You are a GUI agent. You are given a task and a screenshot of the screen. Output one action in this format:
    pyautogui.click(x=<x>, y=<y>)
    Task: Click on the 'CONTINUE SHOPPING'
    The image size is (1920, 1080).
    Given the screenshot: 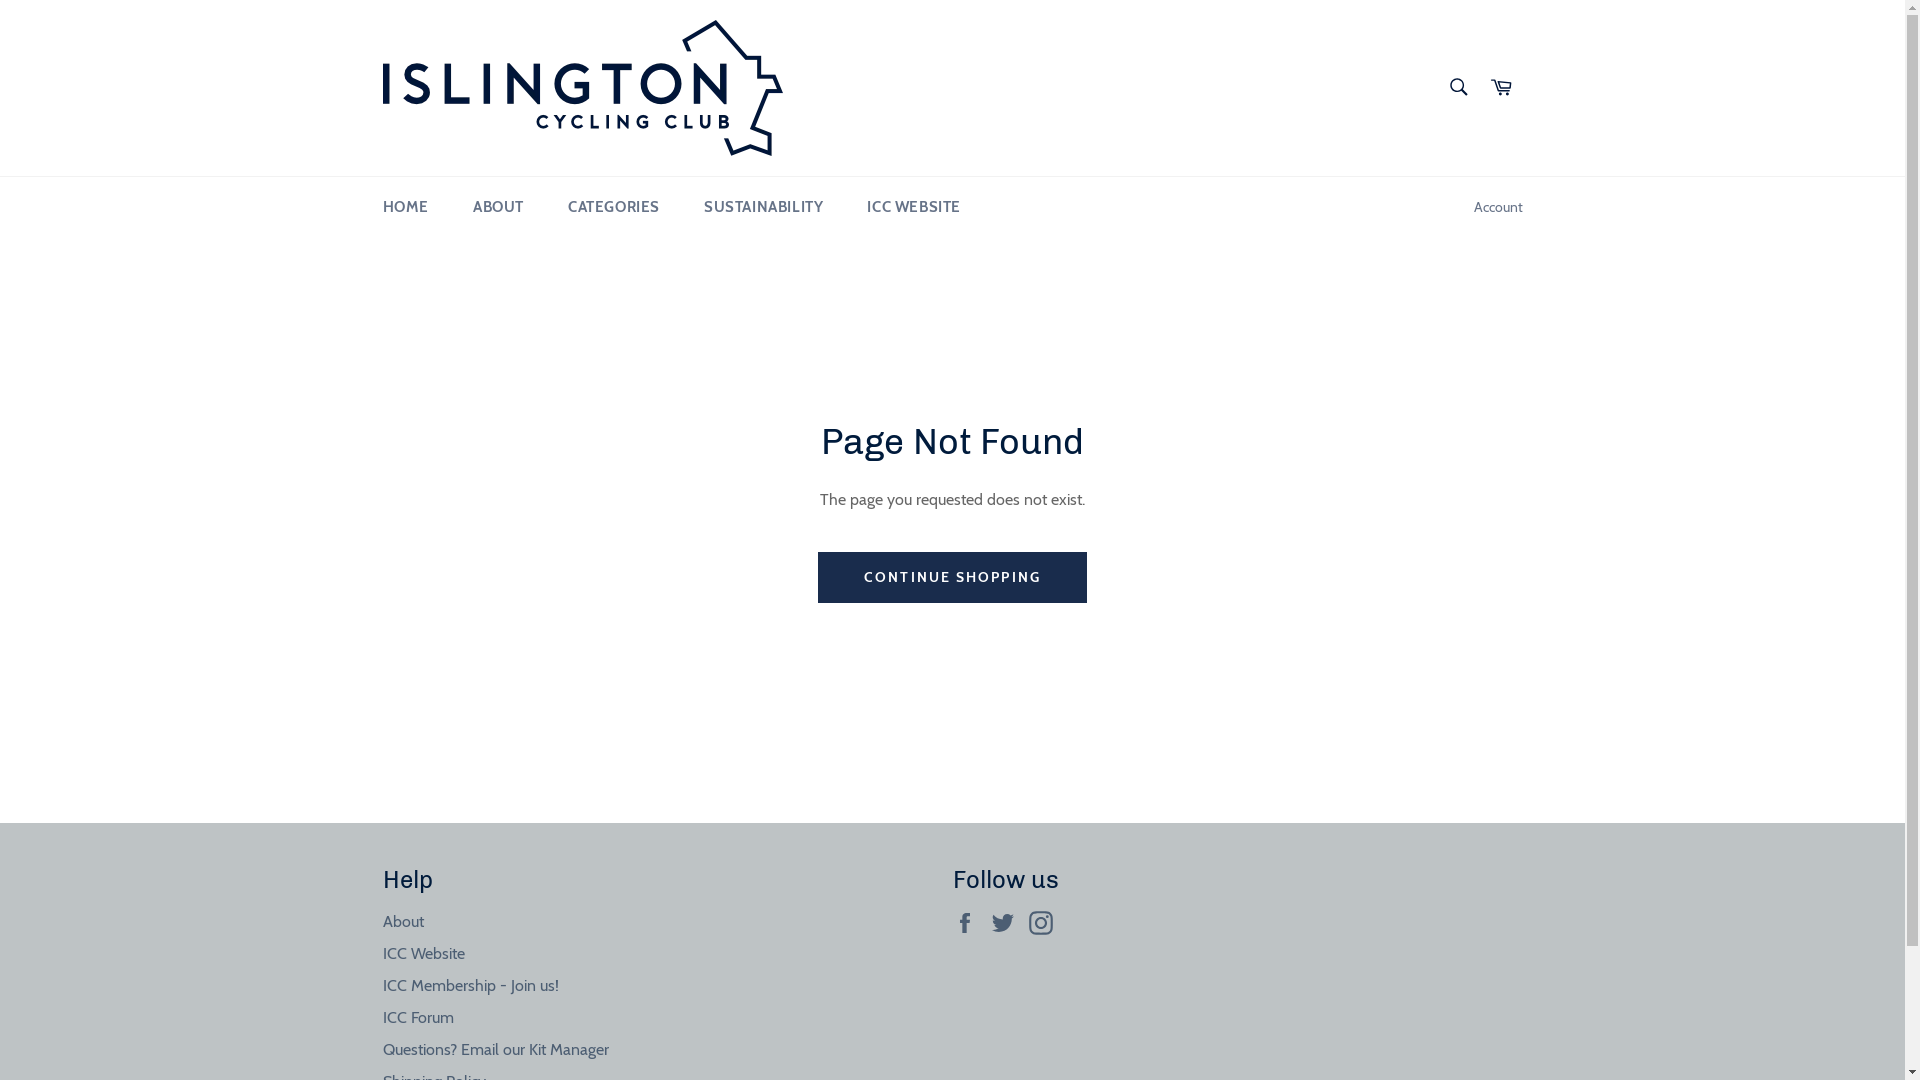 What is the action you would take?
    pyautogui.click(x=951, y=577)
    